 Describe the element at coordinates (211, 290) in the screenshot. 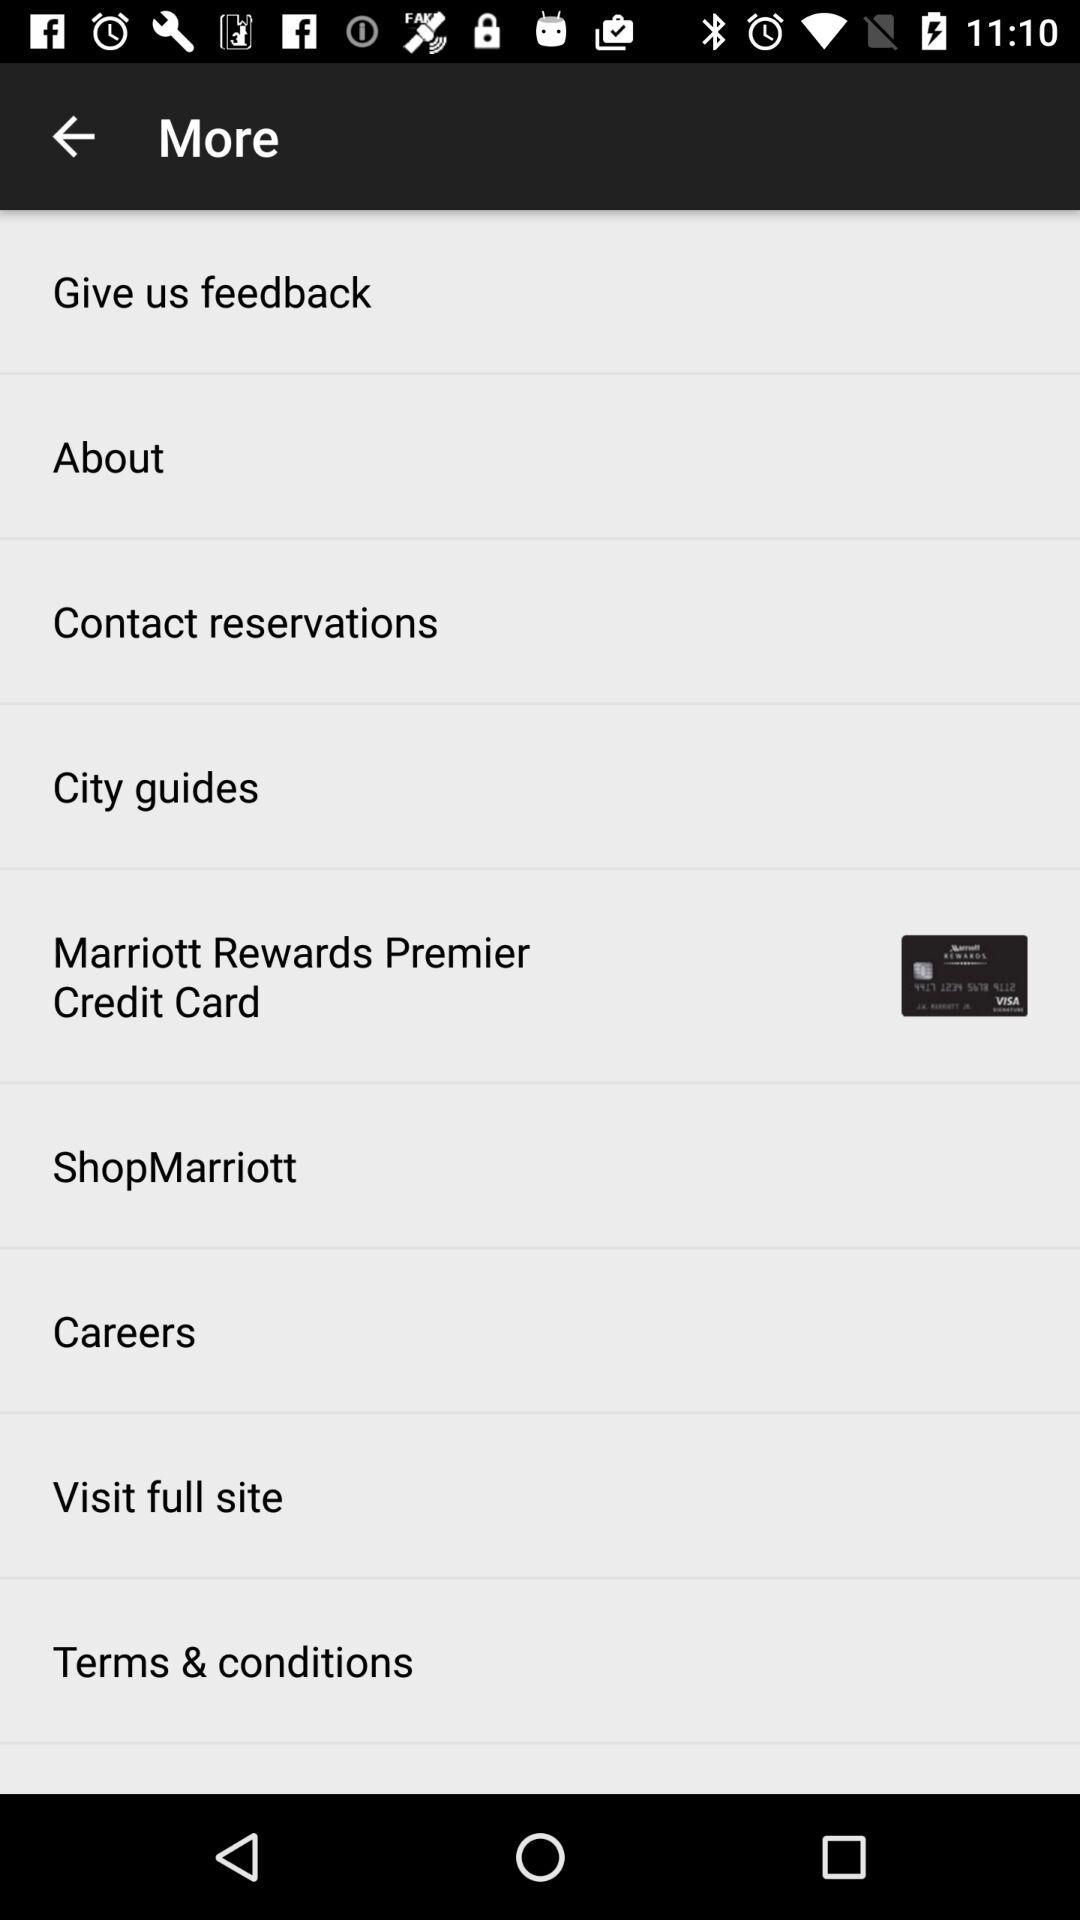

I see `the icon above about item` at that location.